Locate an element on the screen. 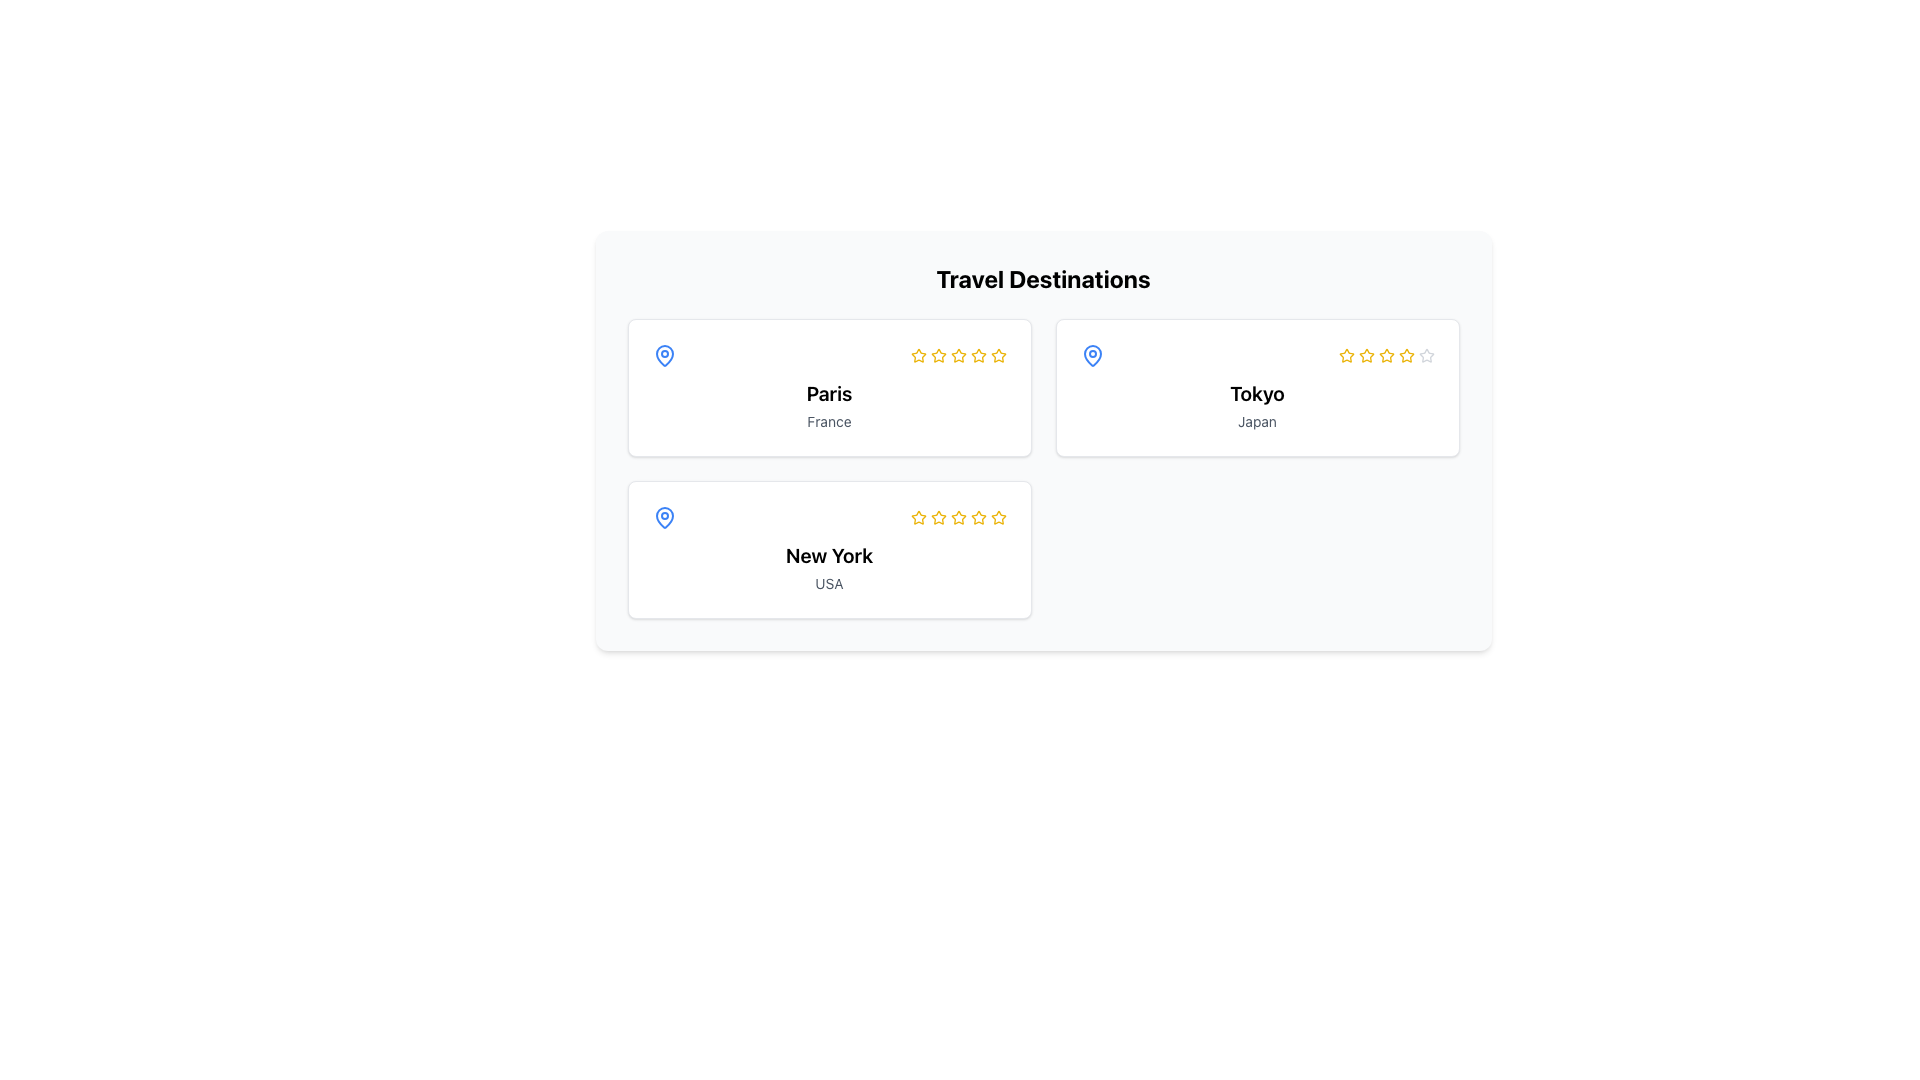 The image size is (1920, 1080). the first yellow star icon in the star rating component to rate it on the 'Paris' card is located at coordinates (917, 354).